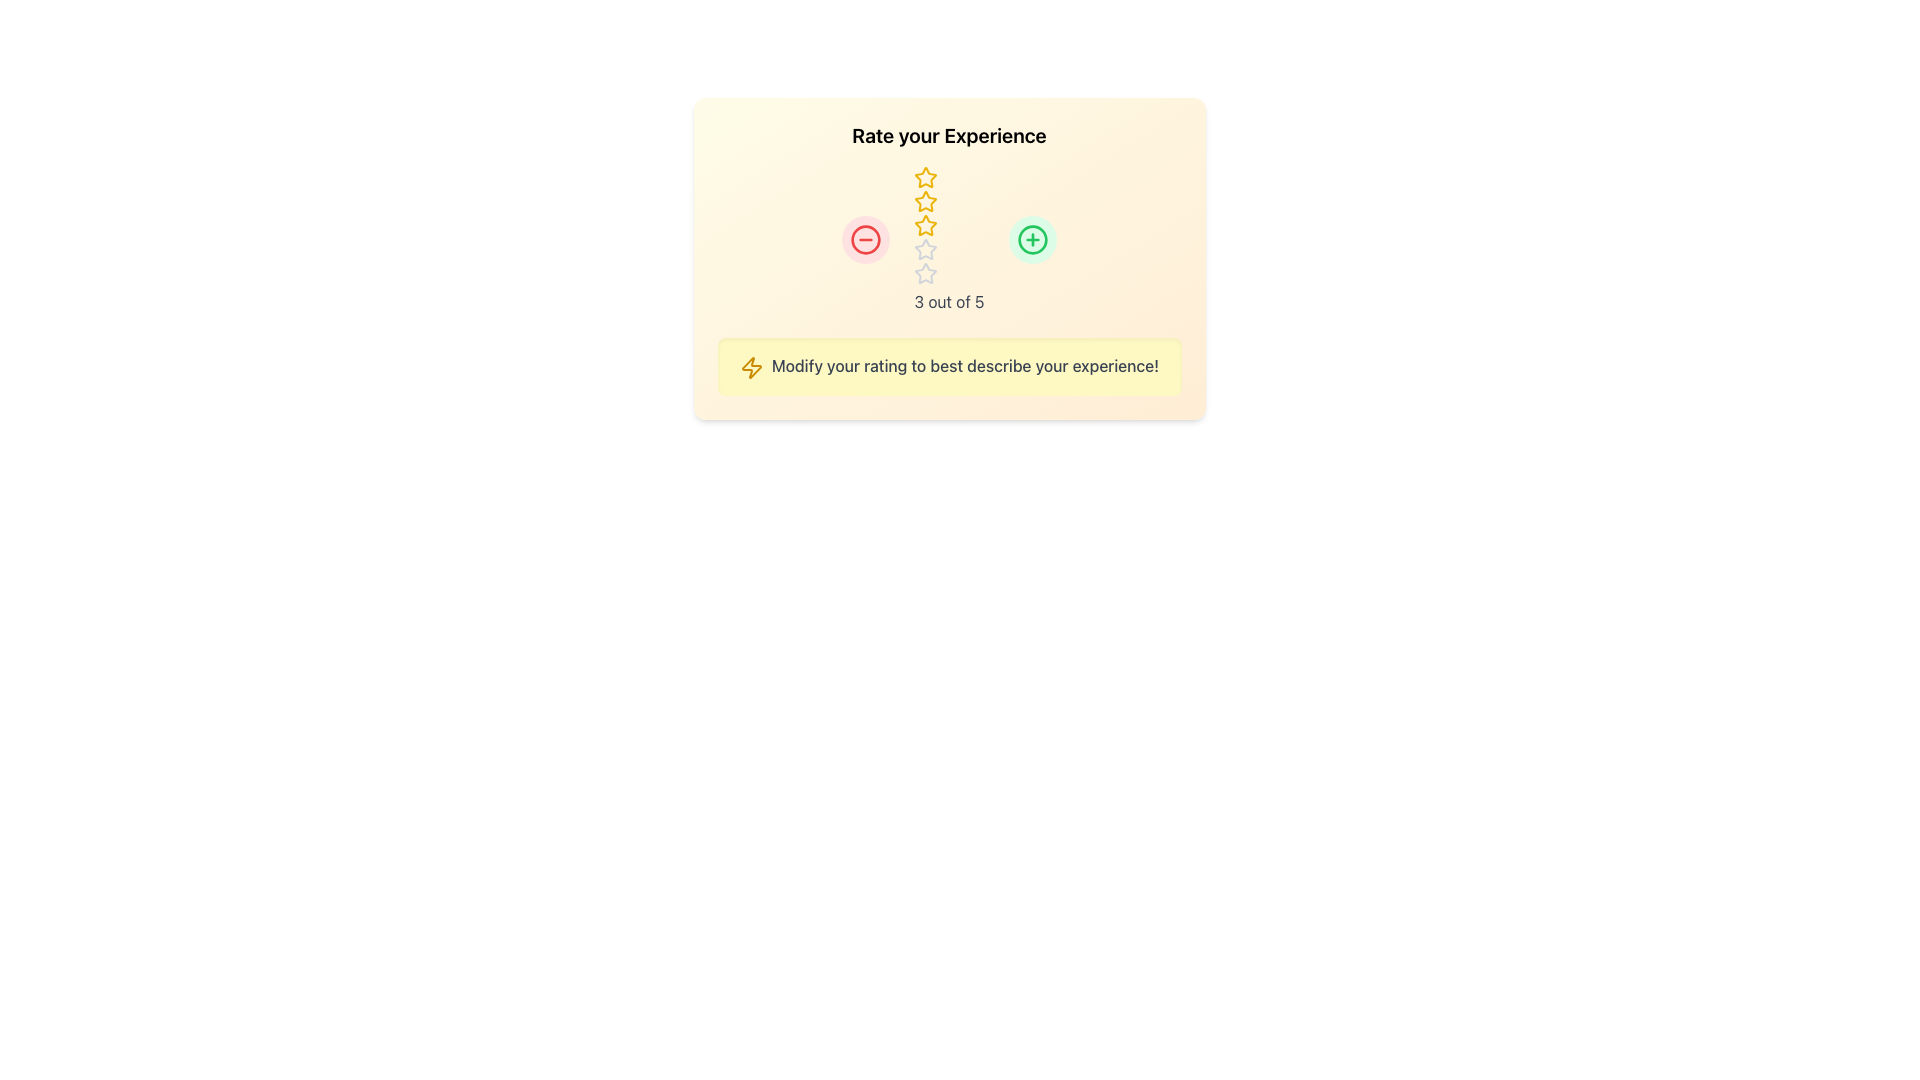 Image resolution: width=1920 pixels, height=1080 pixels. What do you see at coordinates (750, 367) in the screenshot?
I see `the lightning bolt icon in the notification message located at the bottom of the user rating feedback card, which is colored bright yellow-orange and positioned to the left of the text 'Modify your rating to best describe your experience.'` at bounding box center [750, 367].